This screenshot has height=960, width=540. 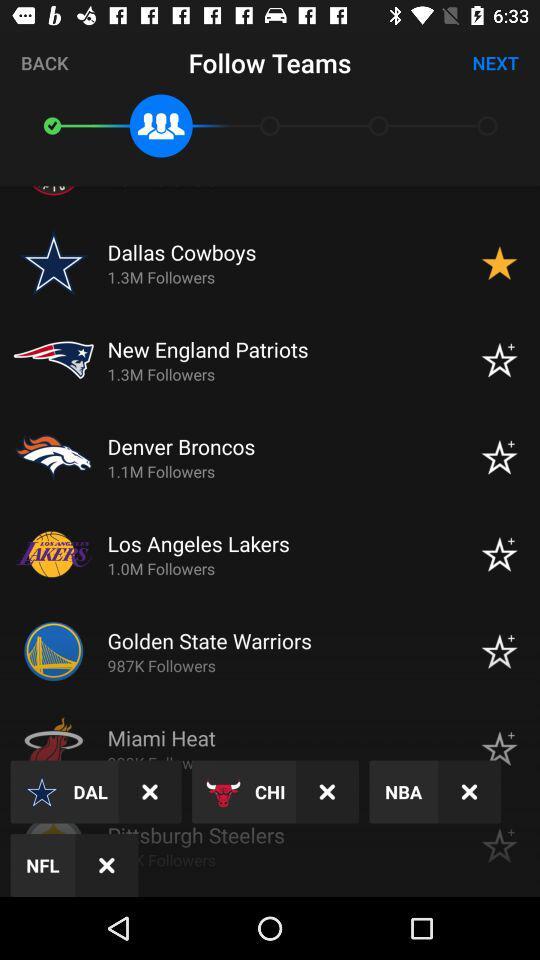 What do you see at coordinates (469, 792) in the screenshot?
I see `x button which is after nba on page` at bounding box center [469, 792].